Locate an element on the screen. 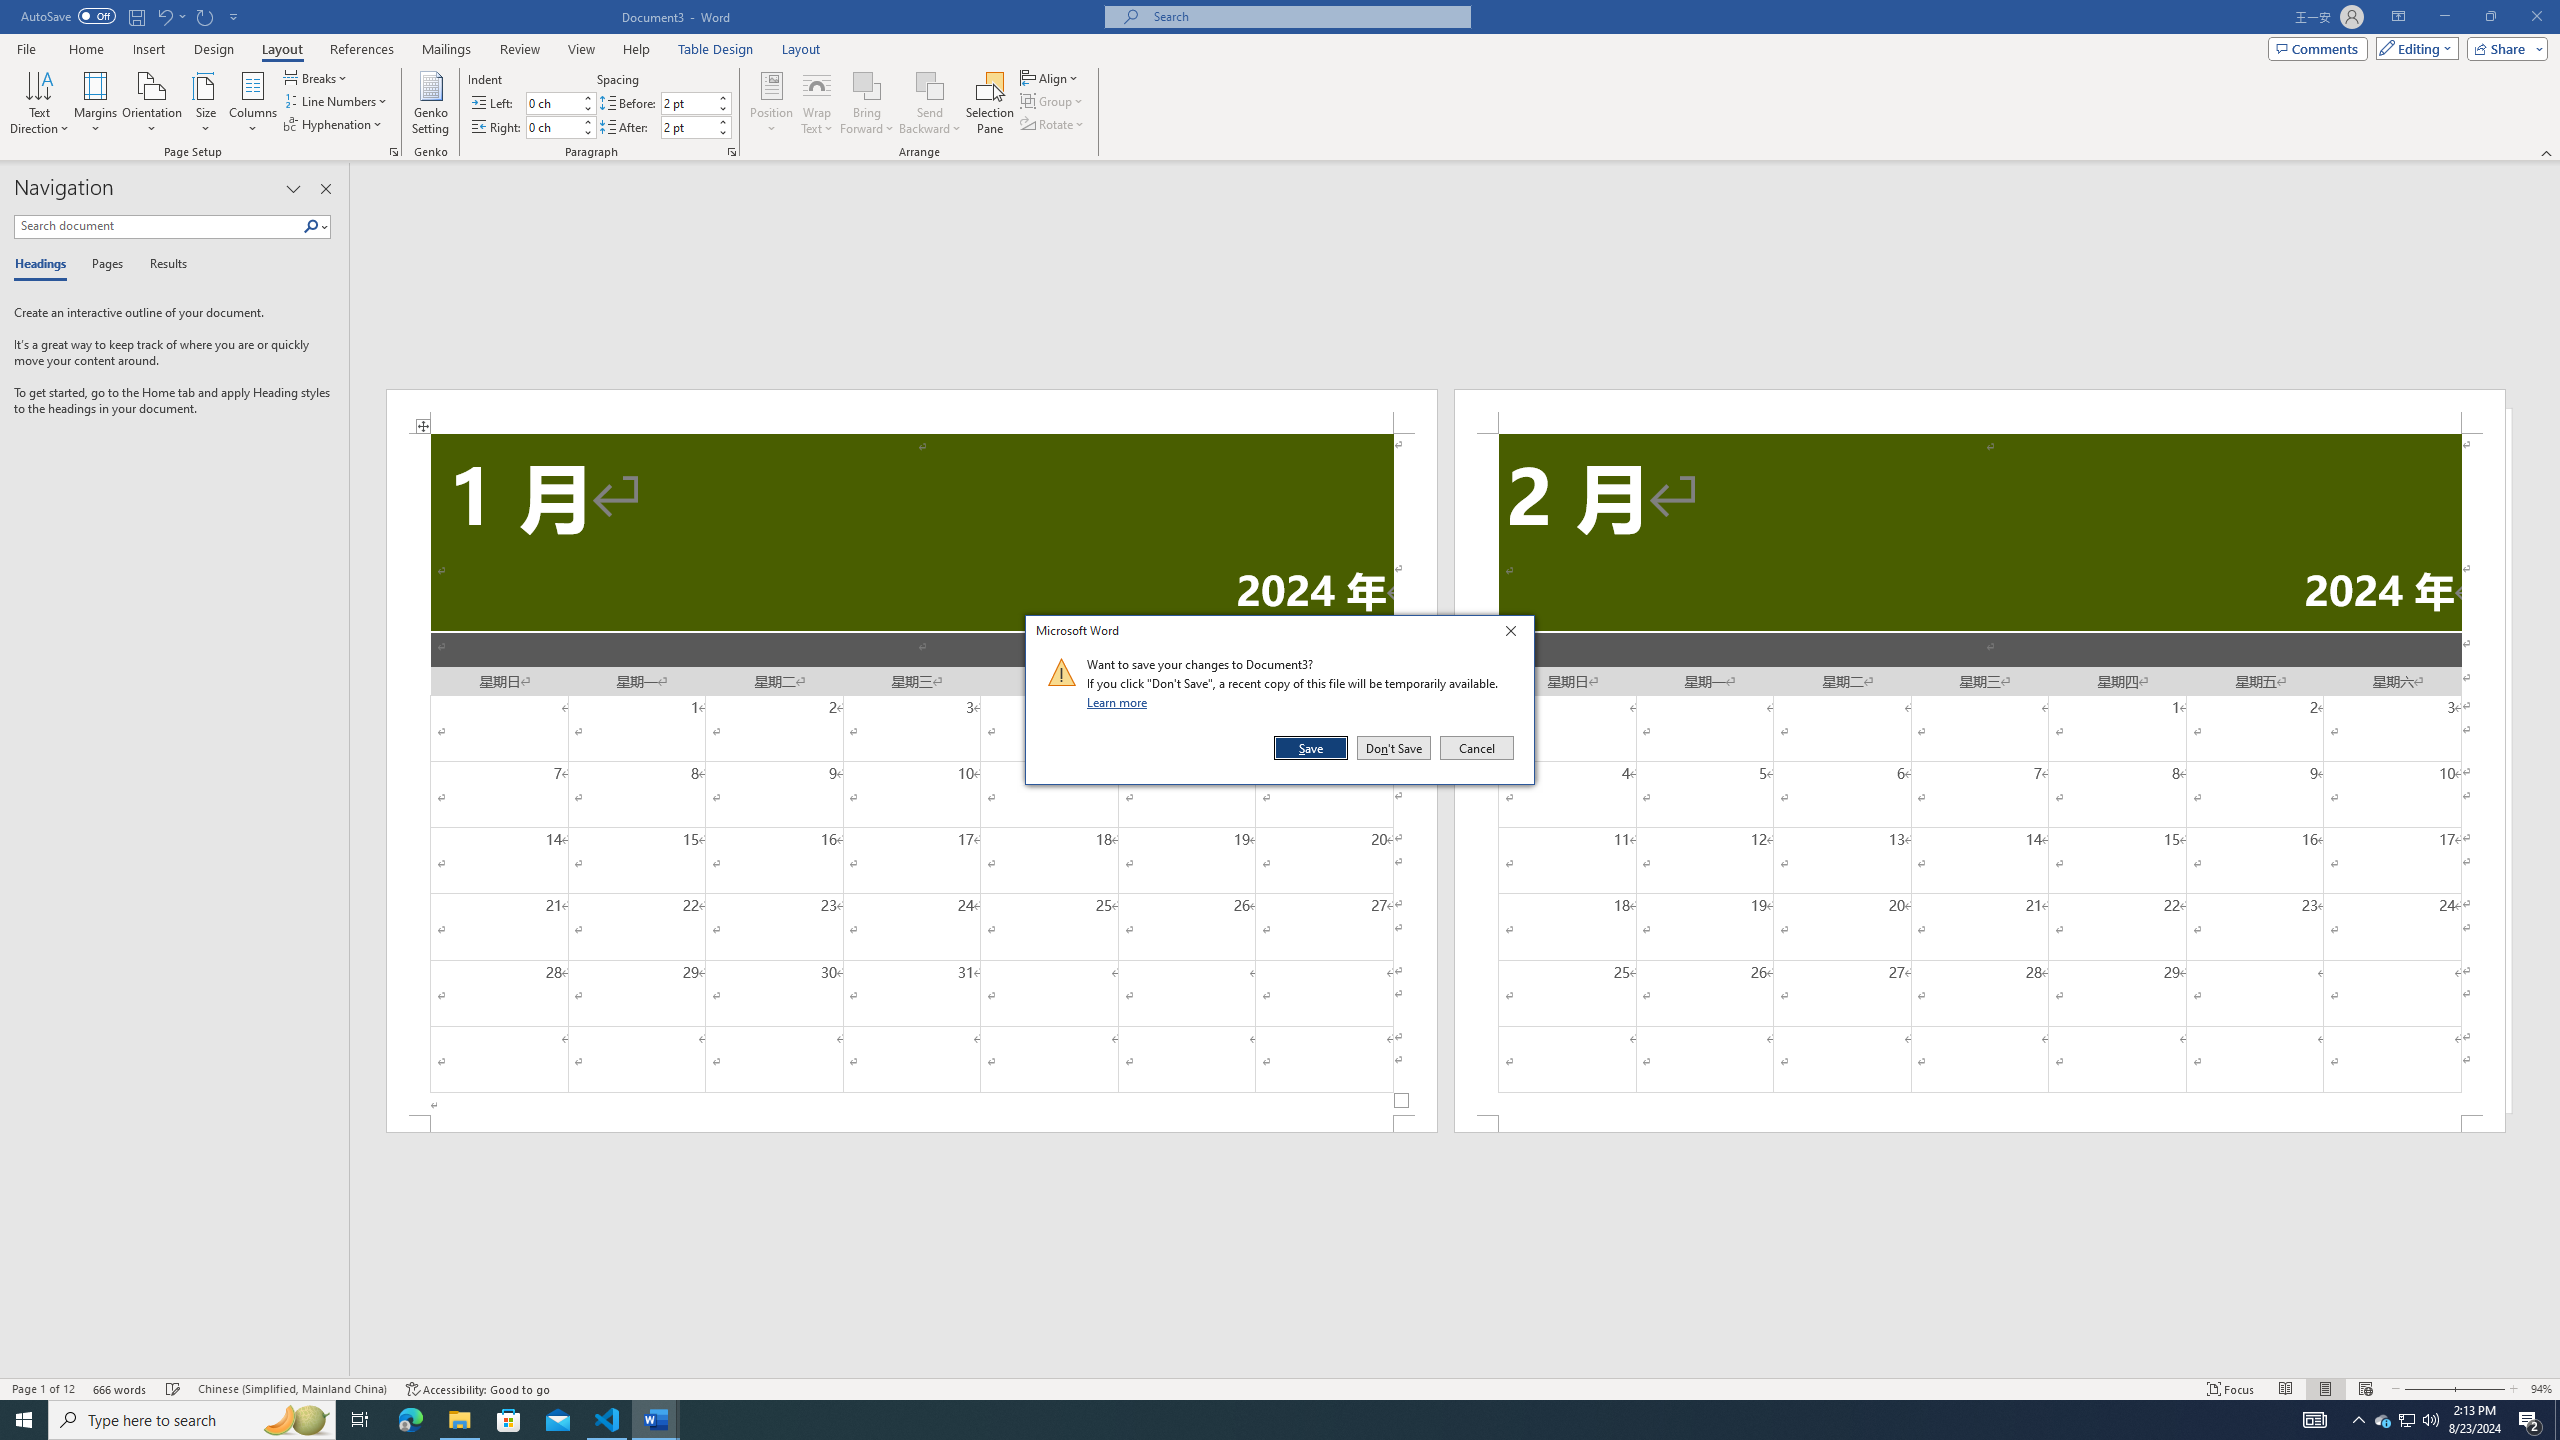 The height and width of the screenshot is (1440, 2560). 'Collapse the Ribbon' is located at coordinates (2547, 153).